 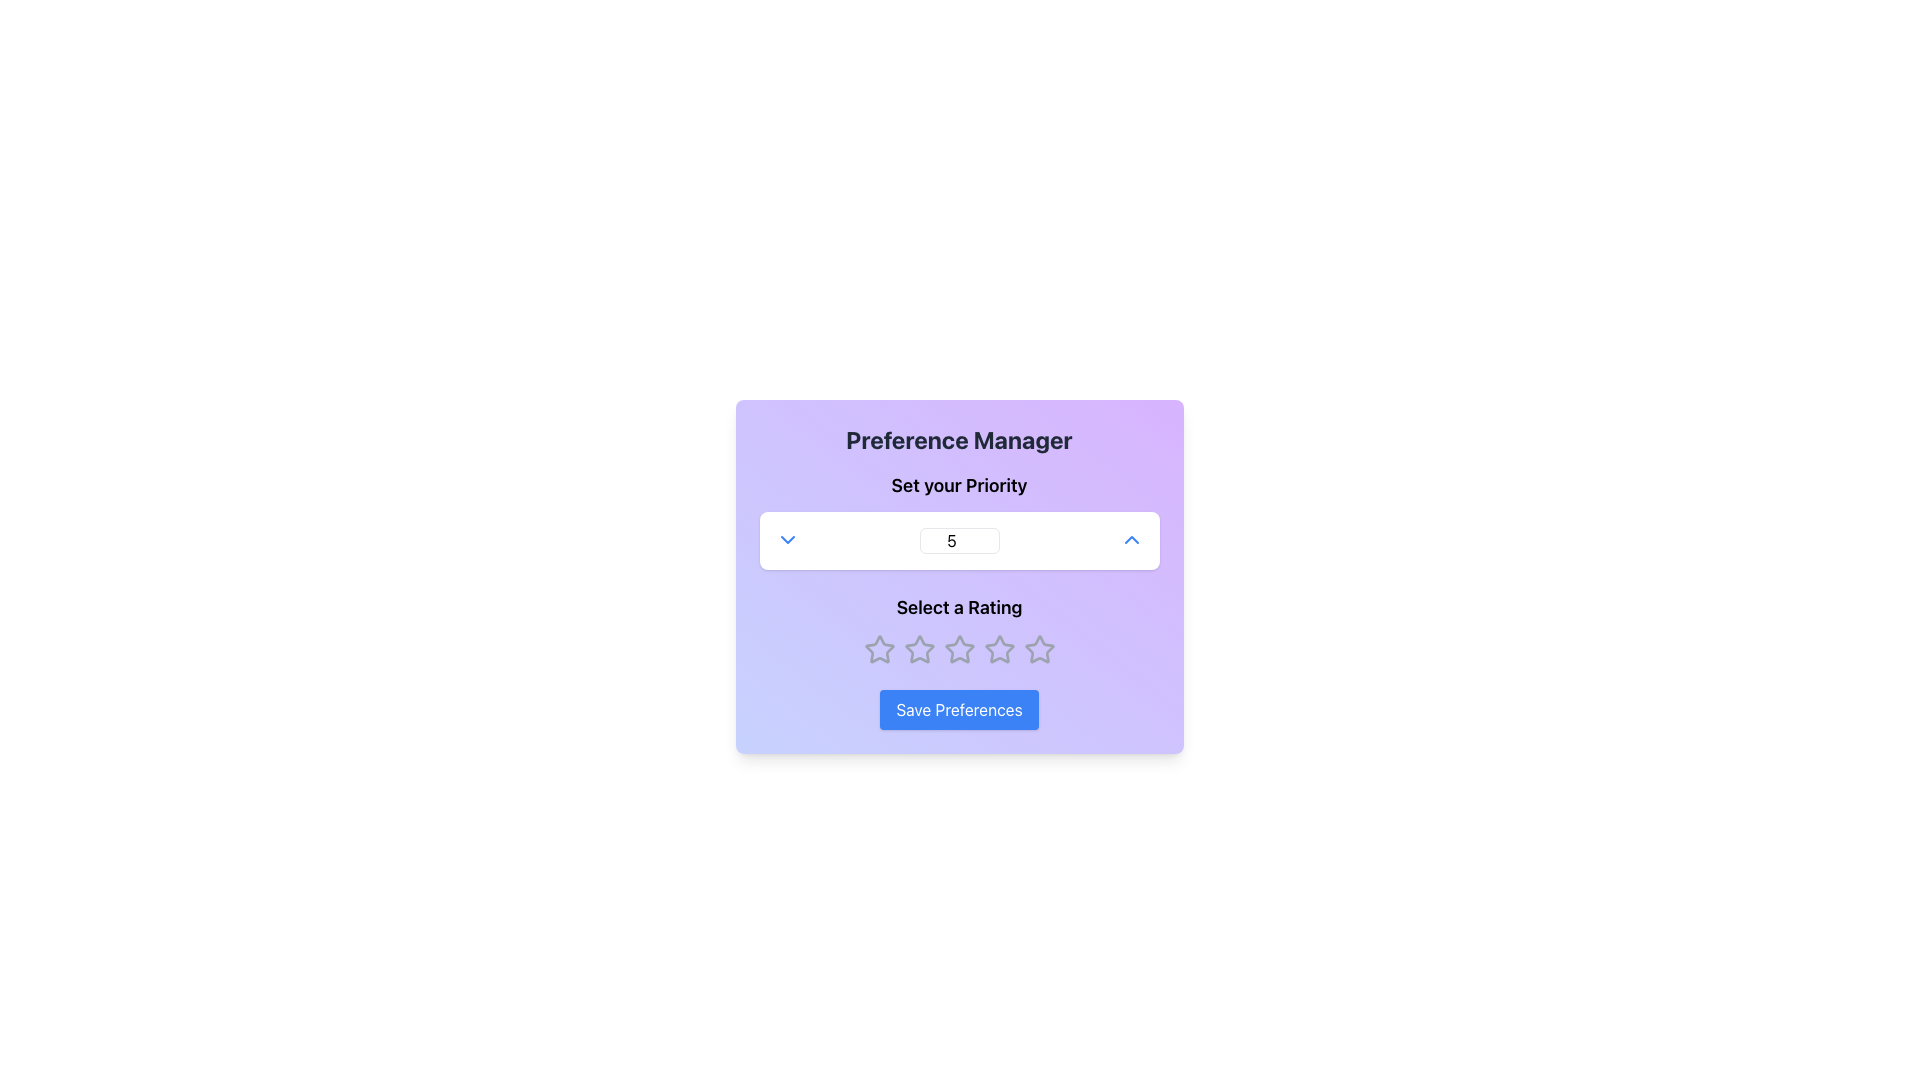 I want to click on the rectangular button with a blue background and white text that reads 'Save Preferences' to darken its color, so click(x=958, y=708).